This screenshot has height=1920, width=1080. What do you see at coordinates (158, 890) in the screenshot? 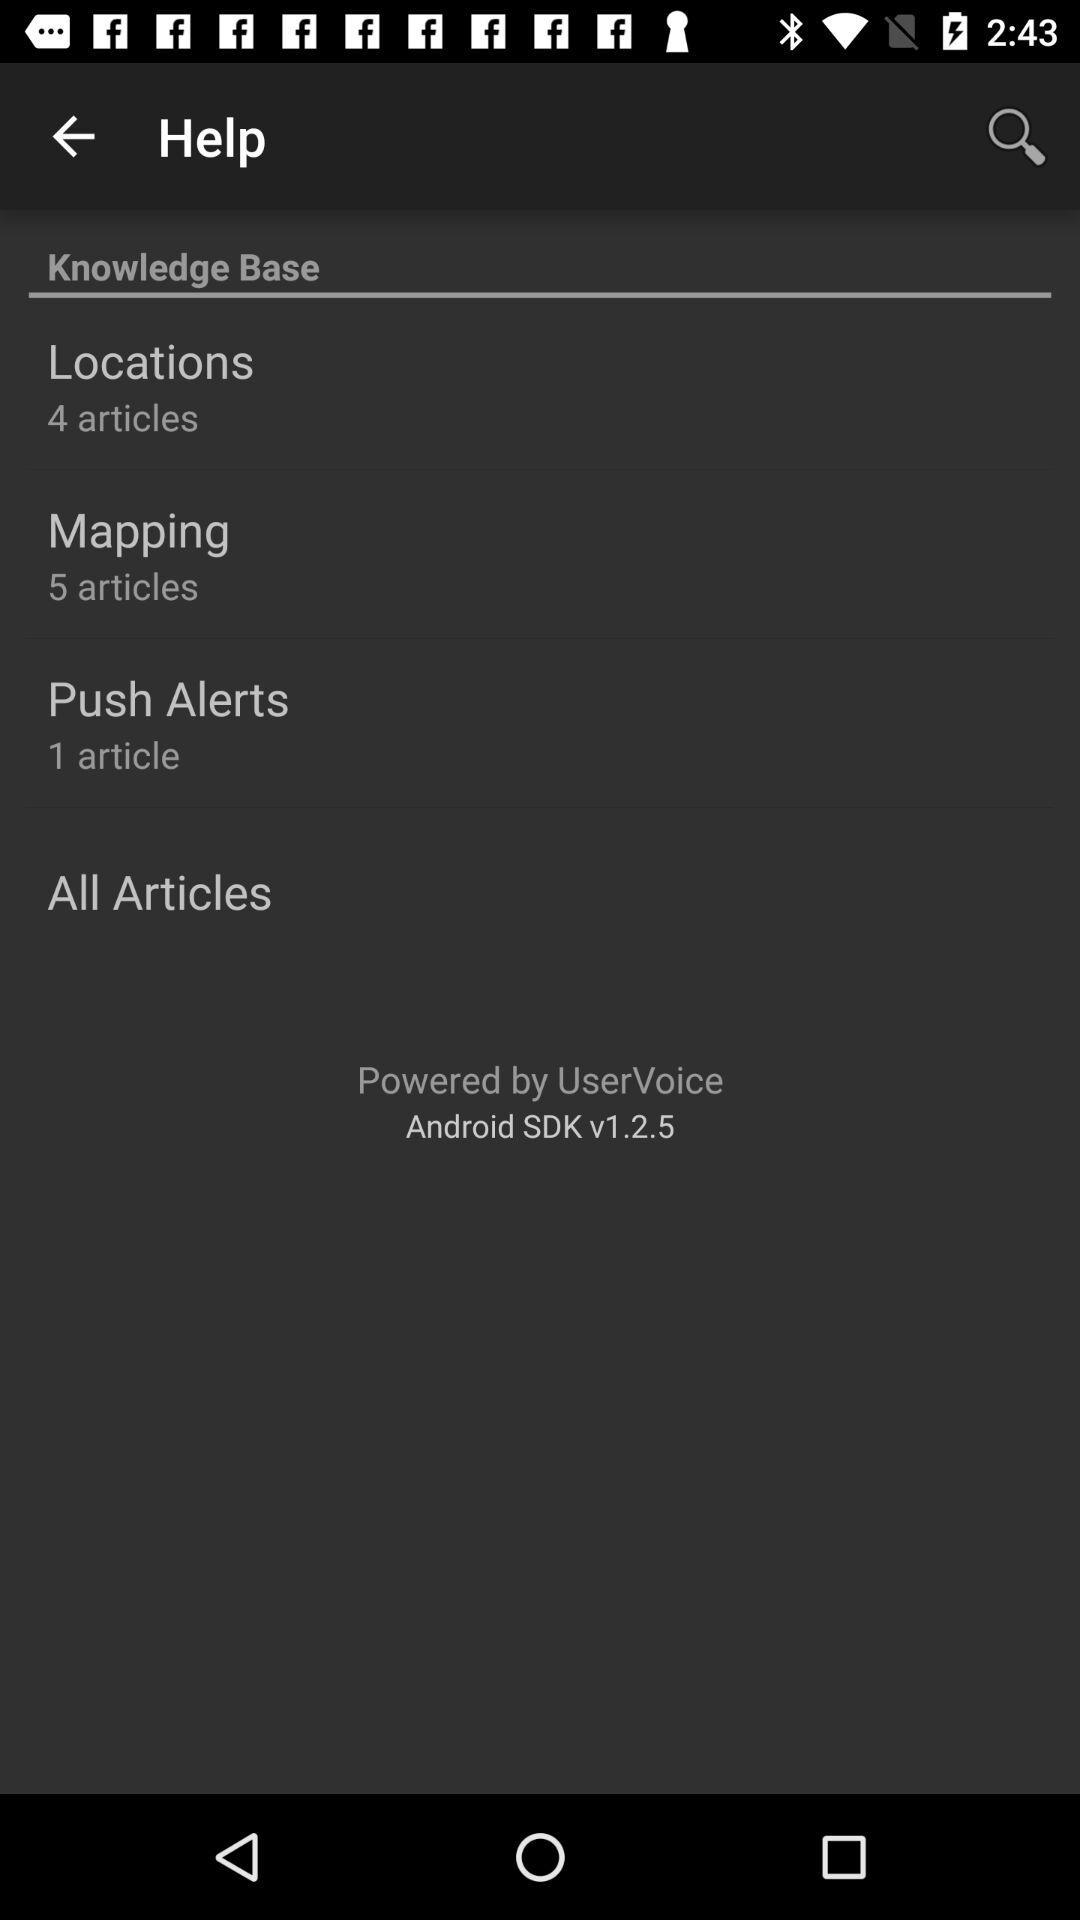
I see `the all articles icon` at bounding box center [158, 890].